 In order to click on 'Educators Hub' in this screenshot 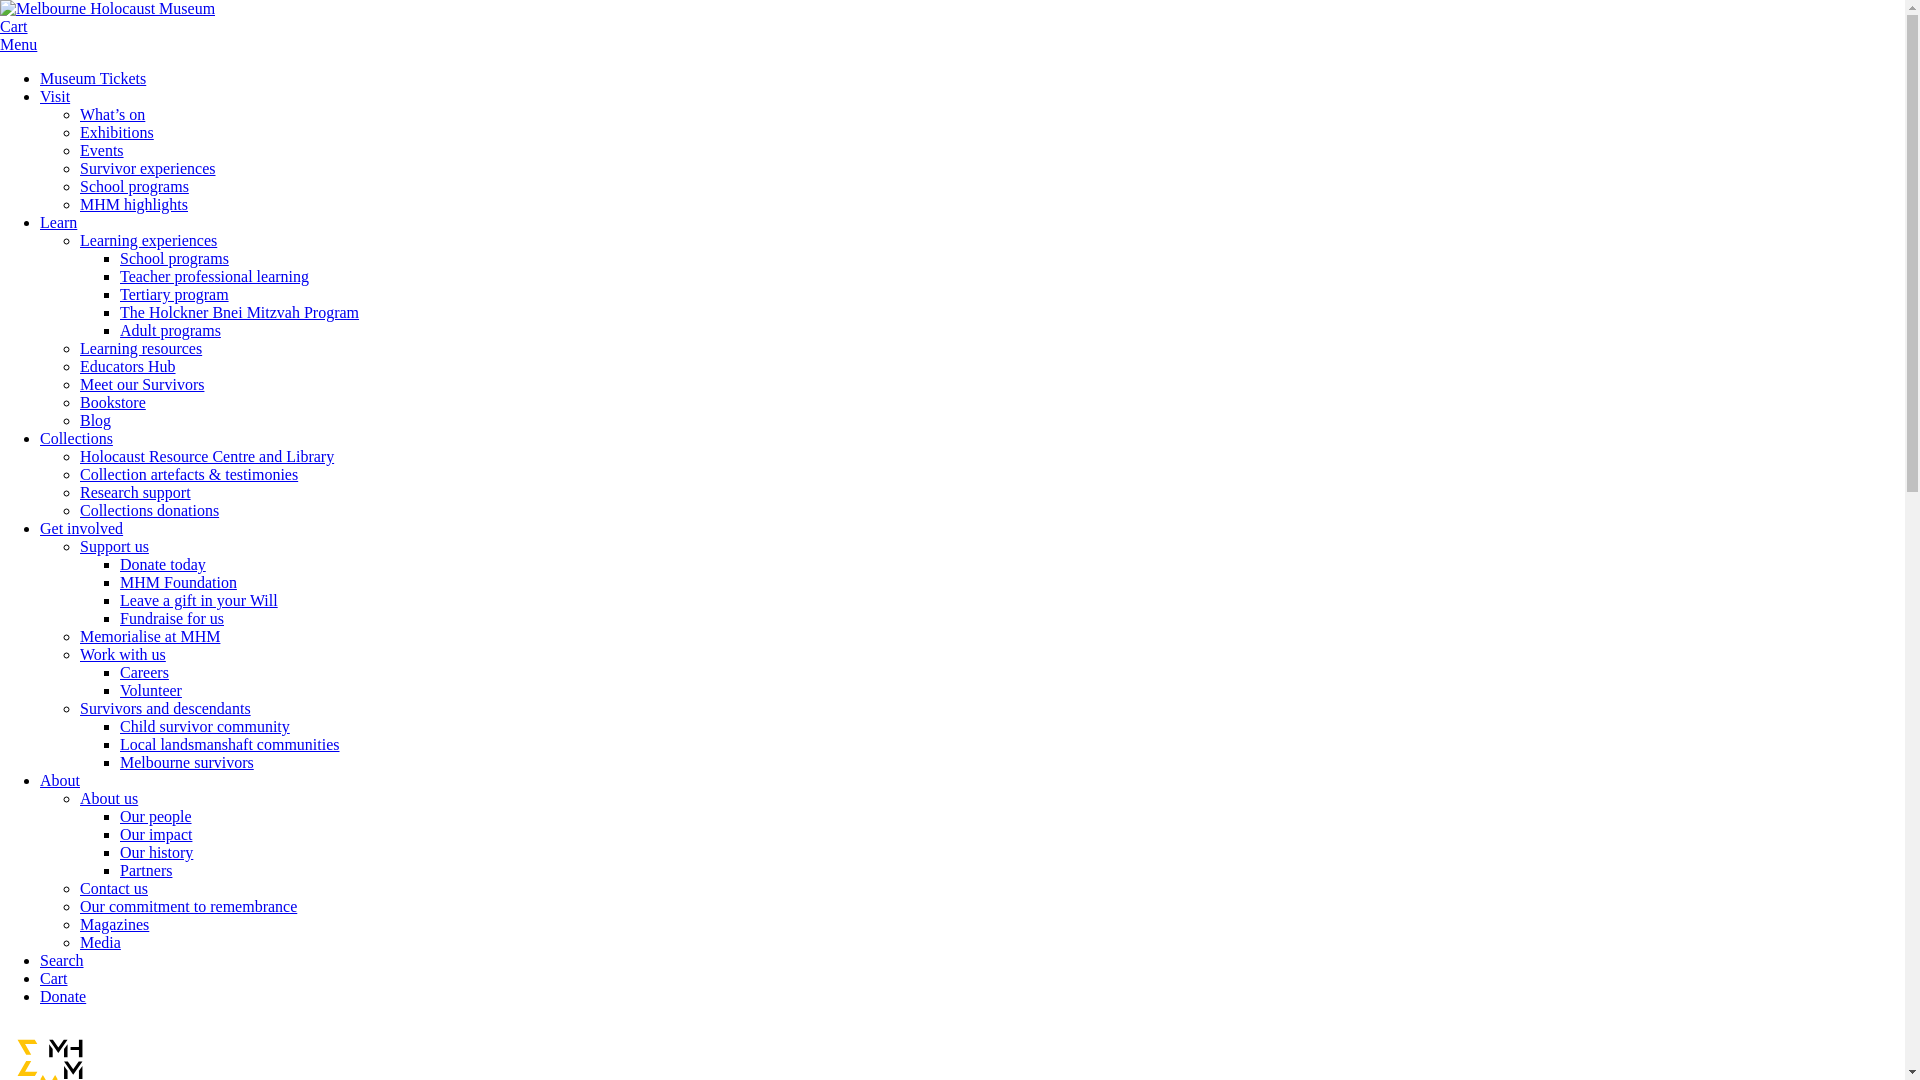, I will do `click(127, 366)`.